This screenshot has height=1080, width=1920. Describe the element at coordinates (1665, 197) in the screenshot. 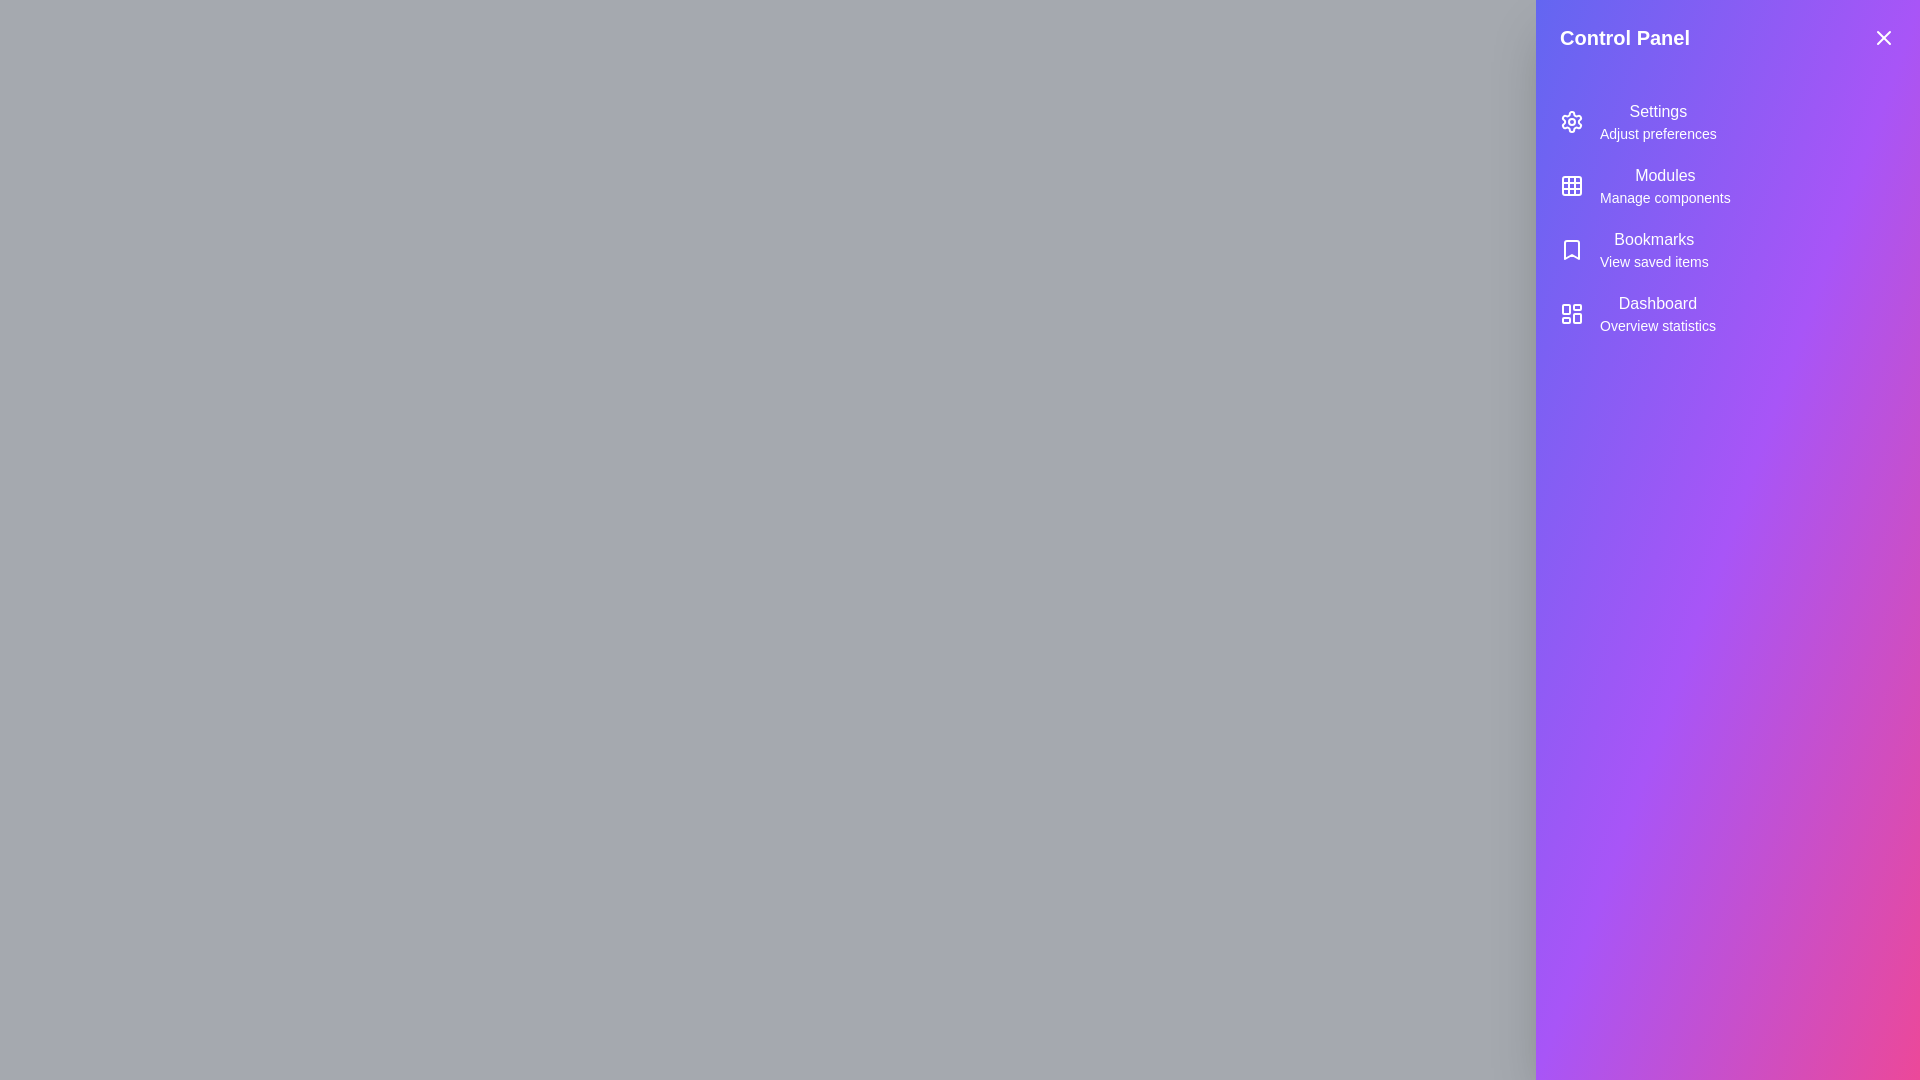

I see `the descriptive text label located directly below the 'Modules' label in the right-side panel` at that location.